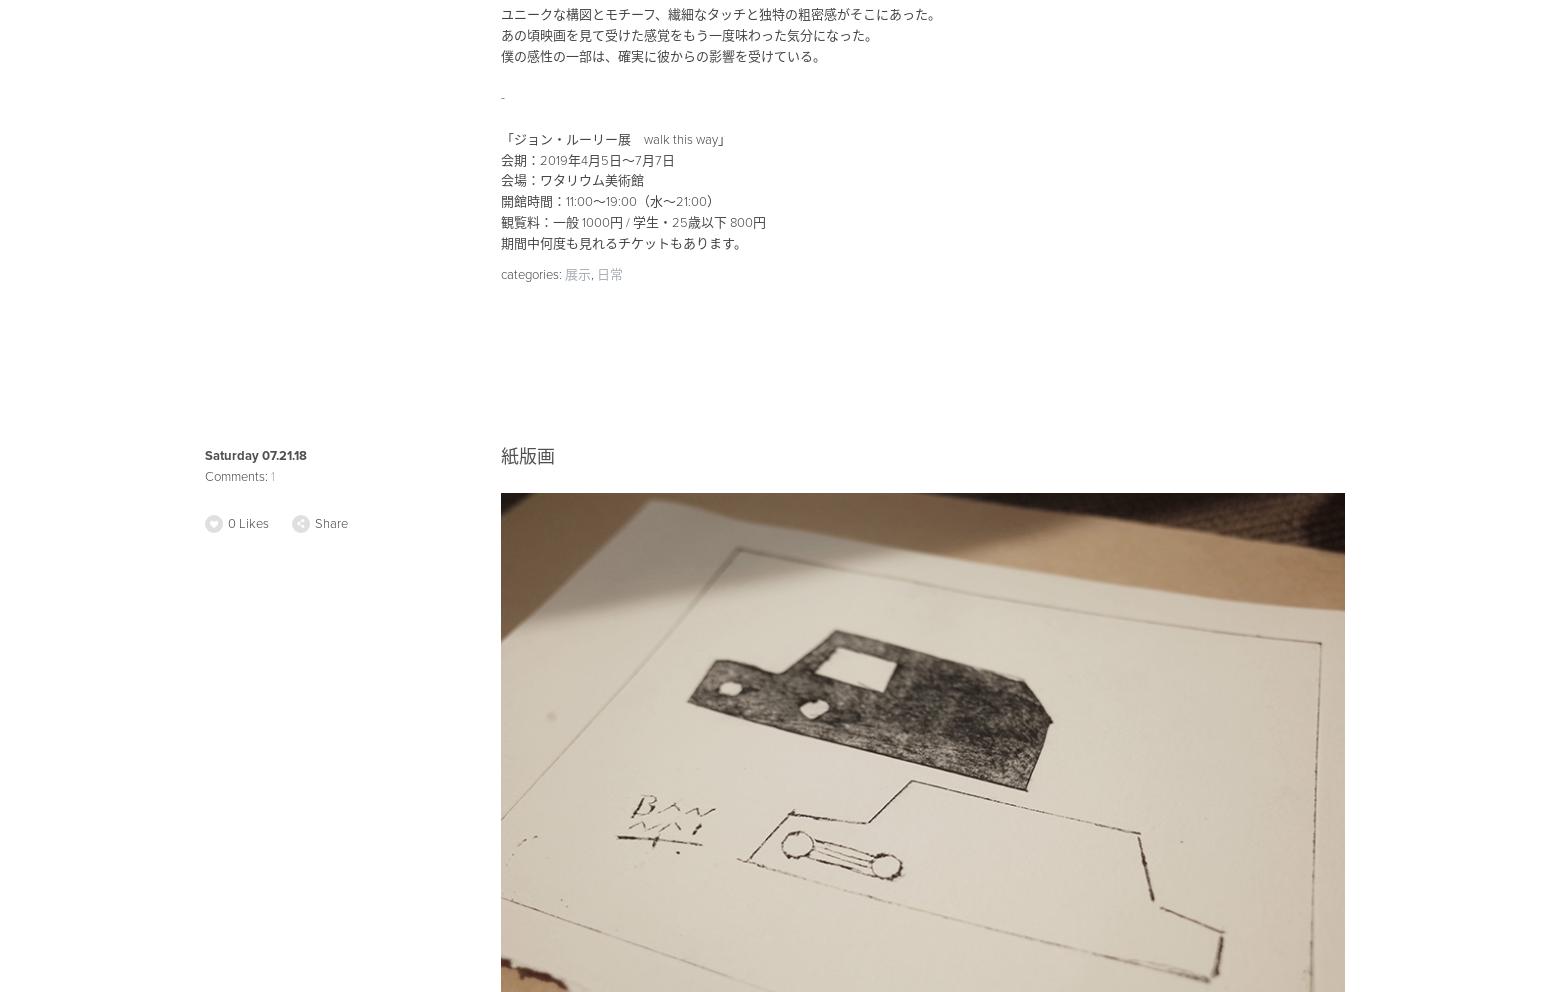 The width and height of the screenshot is (1550, 992). Describe the element at coordinates (256, 454) in the screenshot. I see `'Saturday 07.21.18'` at that location.